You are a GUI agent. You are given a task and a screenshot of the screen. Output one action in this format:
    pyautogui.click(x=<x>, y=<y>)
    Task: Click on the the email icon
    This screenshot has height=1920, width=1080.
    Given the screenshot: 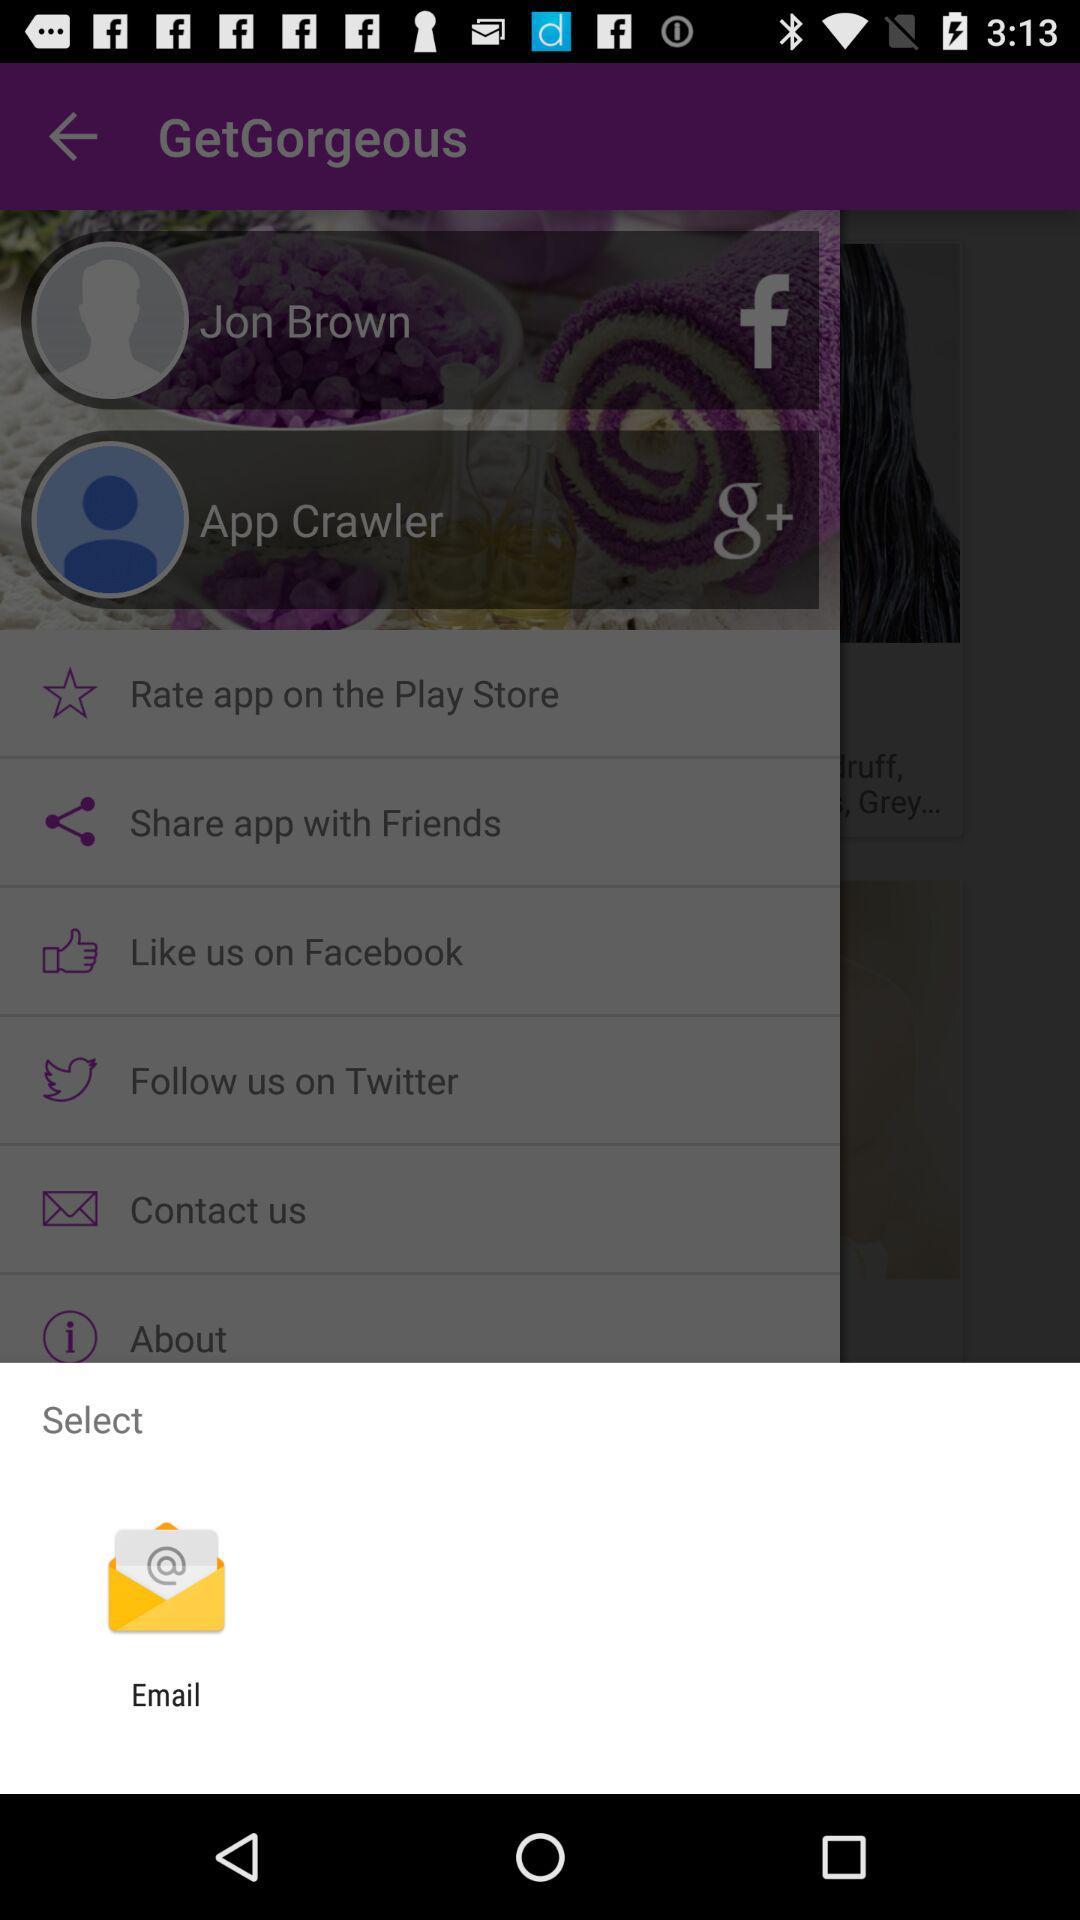 What is the action you would take?
    pyautogui.click(x=165, y=1711)
    